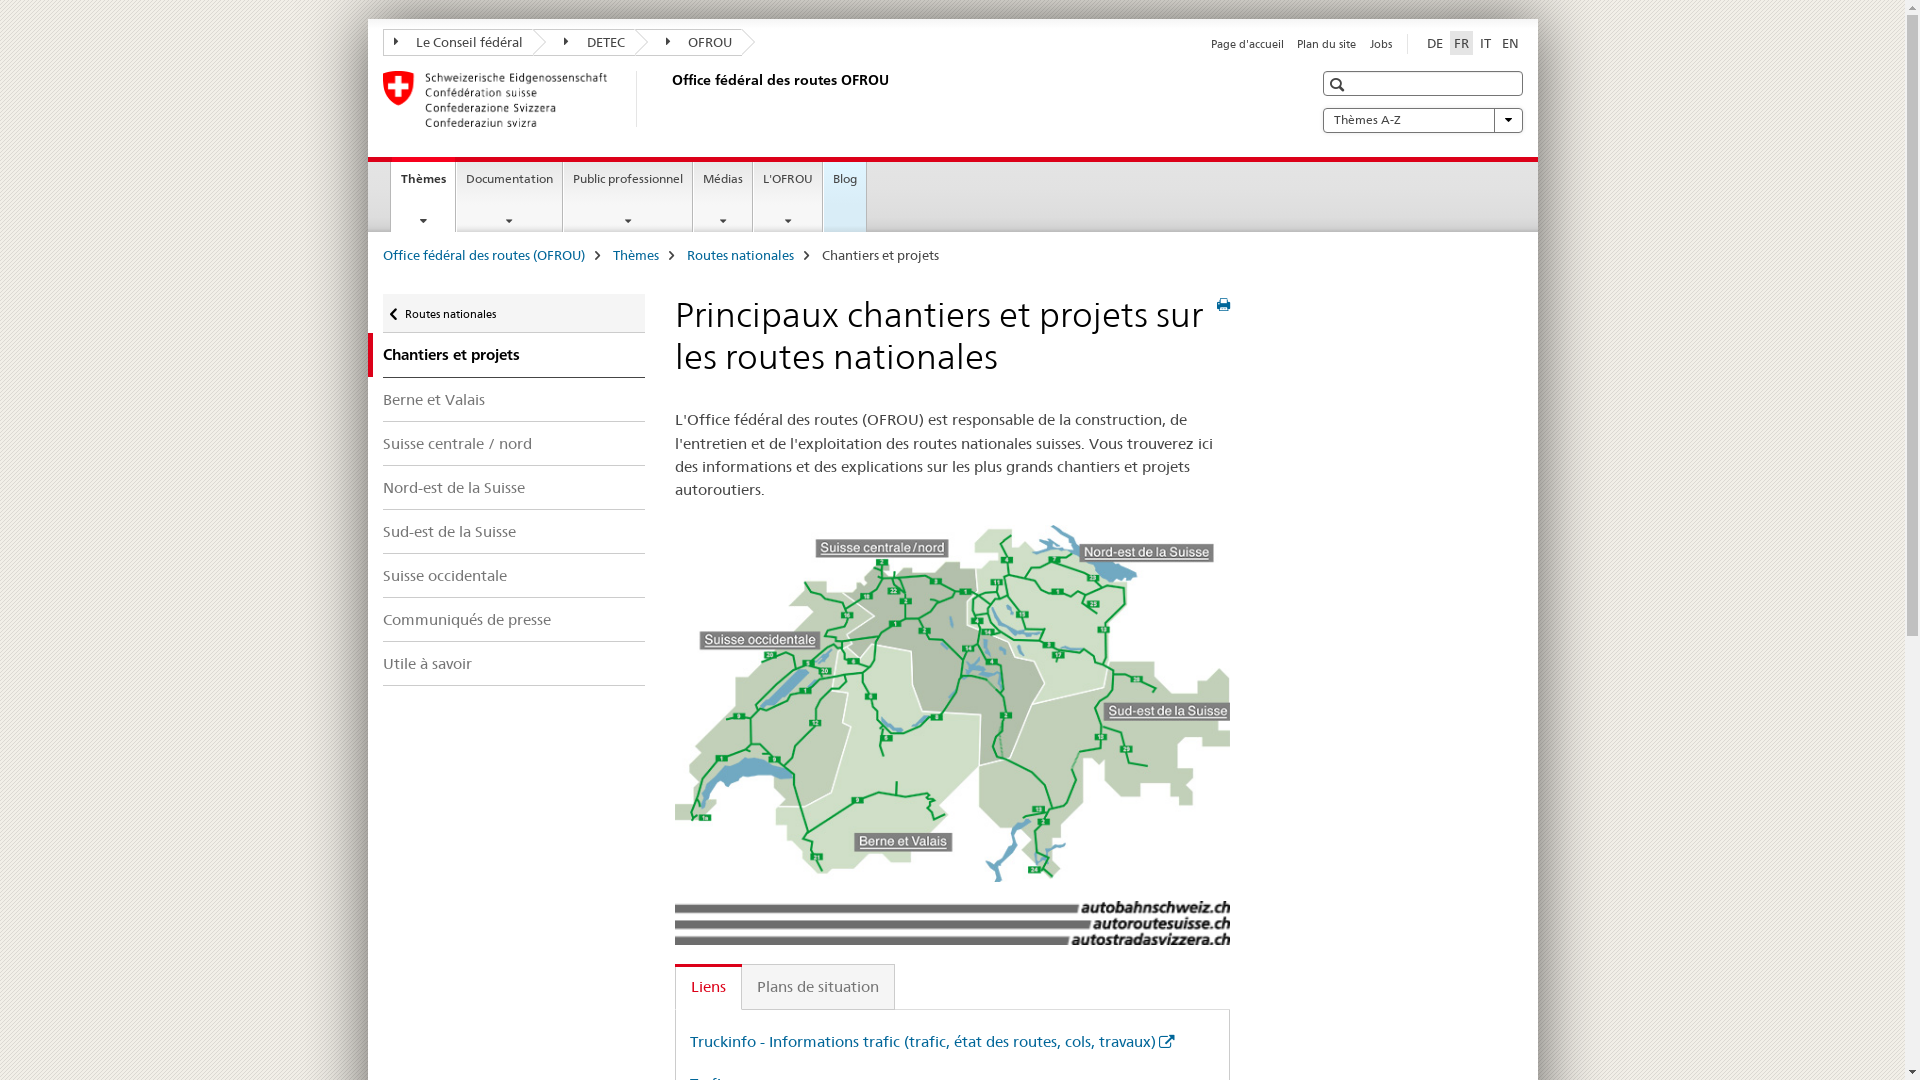  Describe the element at coordinates (513, 575) in the screenshot. I see `'Suisse occidentale'` at that location.